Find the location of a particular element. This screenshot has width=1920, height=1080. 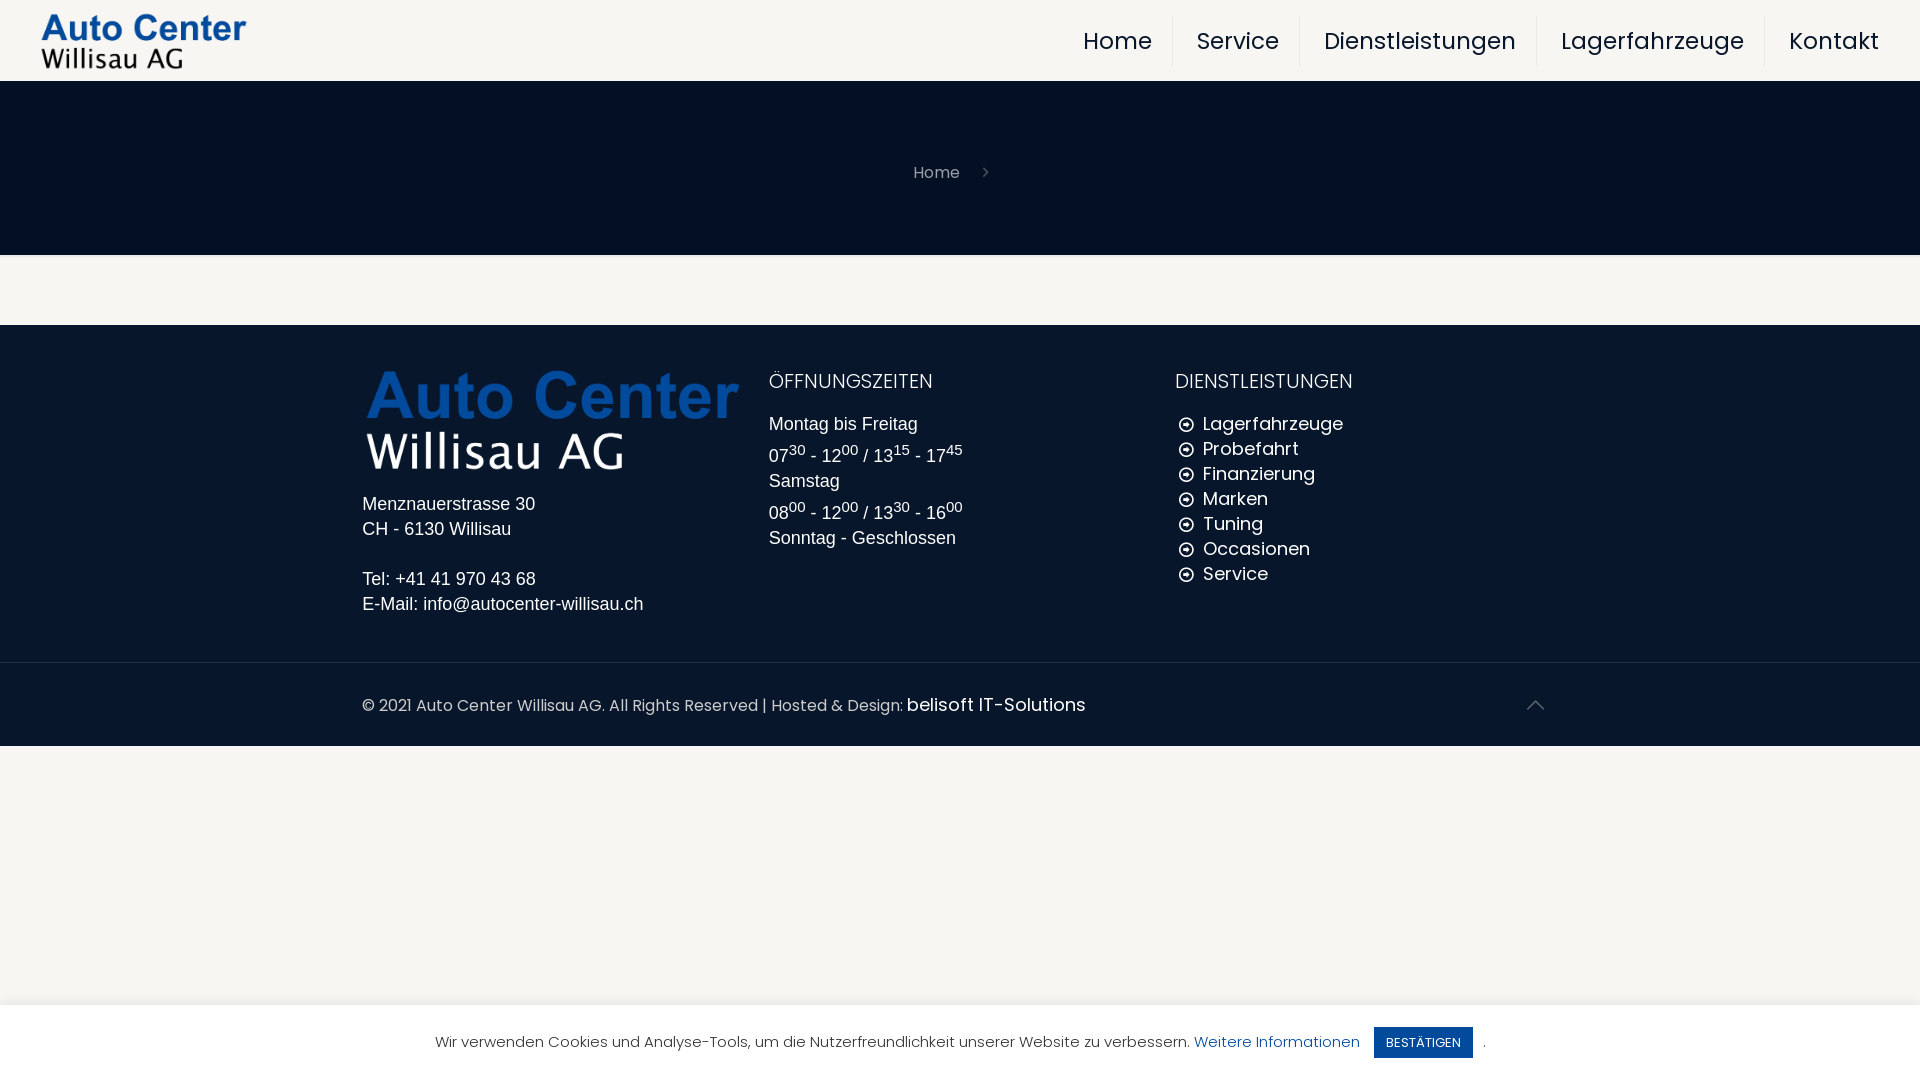

'Home' is located at coordinates (1117, 41).